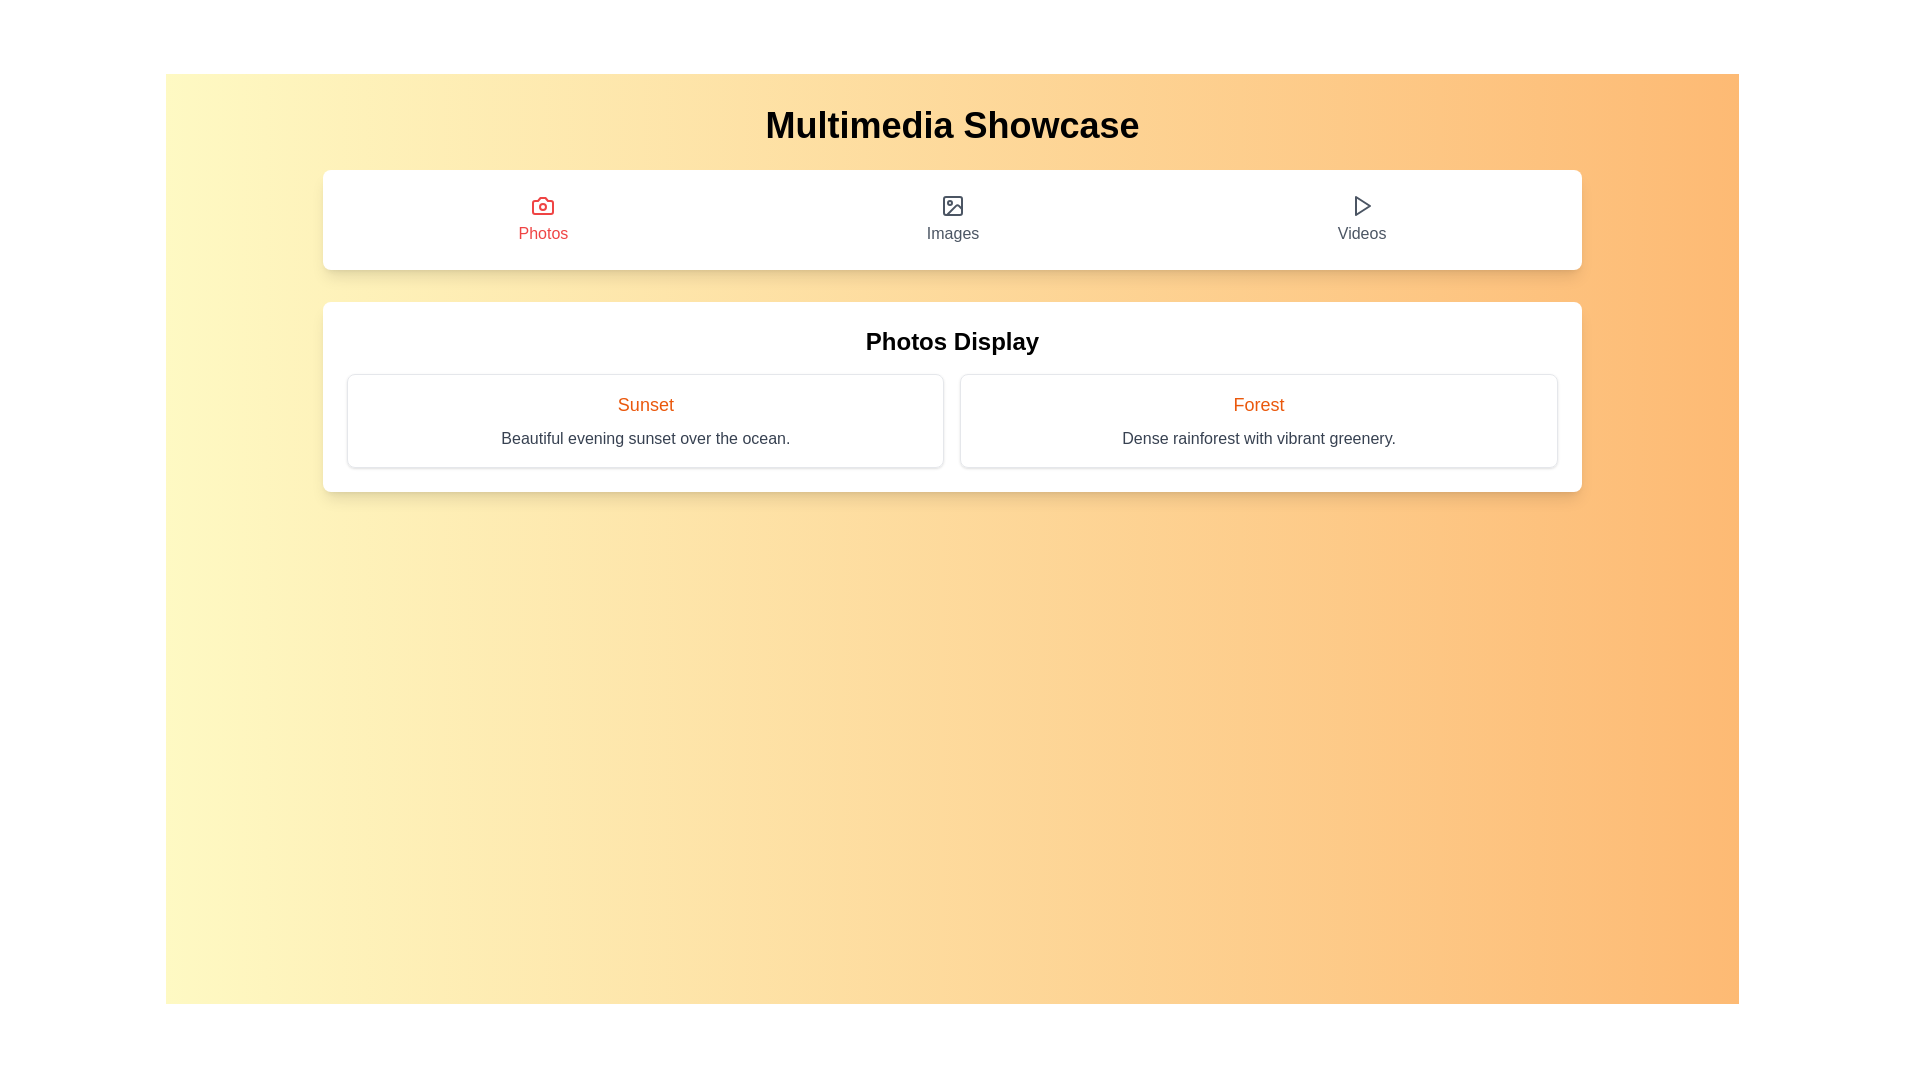 Image resolution: width=1920 pixels, height=1080 pixels. Describe the element at coordinates (952, 205) in the screenshot. I see `the small, square-shaped image placeholder icon located centrally above the 'Images' label` at that location.